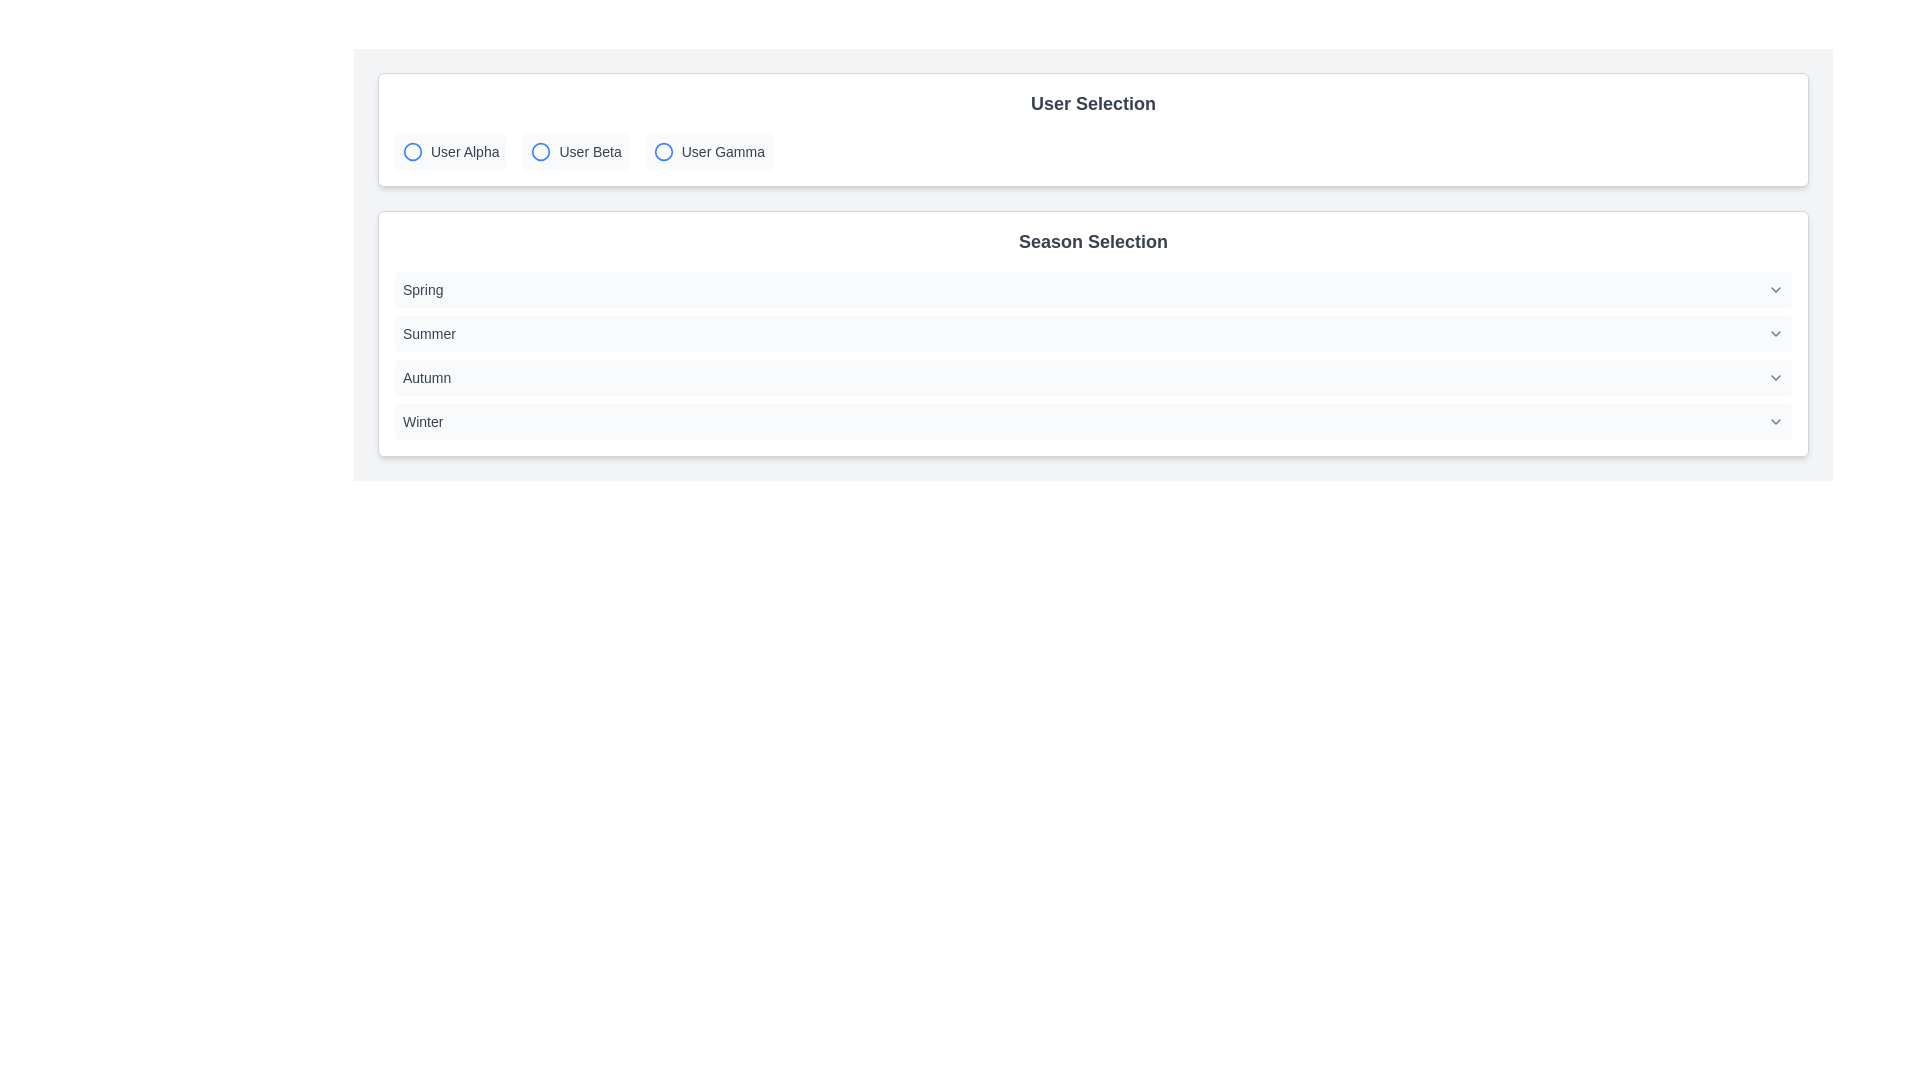 This screenshot has height=1080, width=1920. What do you see at coordinates (411, 150) in the screenshot?
I see `the Graphical Circle associated with the 'User Alpha' button in the User Selection interface` at bounding box center [411, 150].